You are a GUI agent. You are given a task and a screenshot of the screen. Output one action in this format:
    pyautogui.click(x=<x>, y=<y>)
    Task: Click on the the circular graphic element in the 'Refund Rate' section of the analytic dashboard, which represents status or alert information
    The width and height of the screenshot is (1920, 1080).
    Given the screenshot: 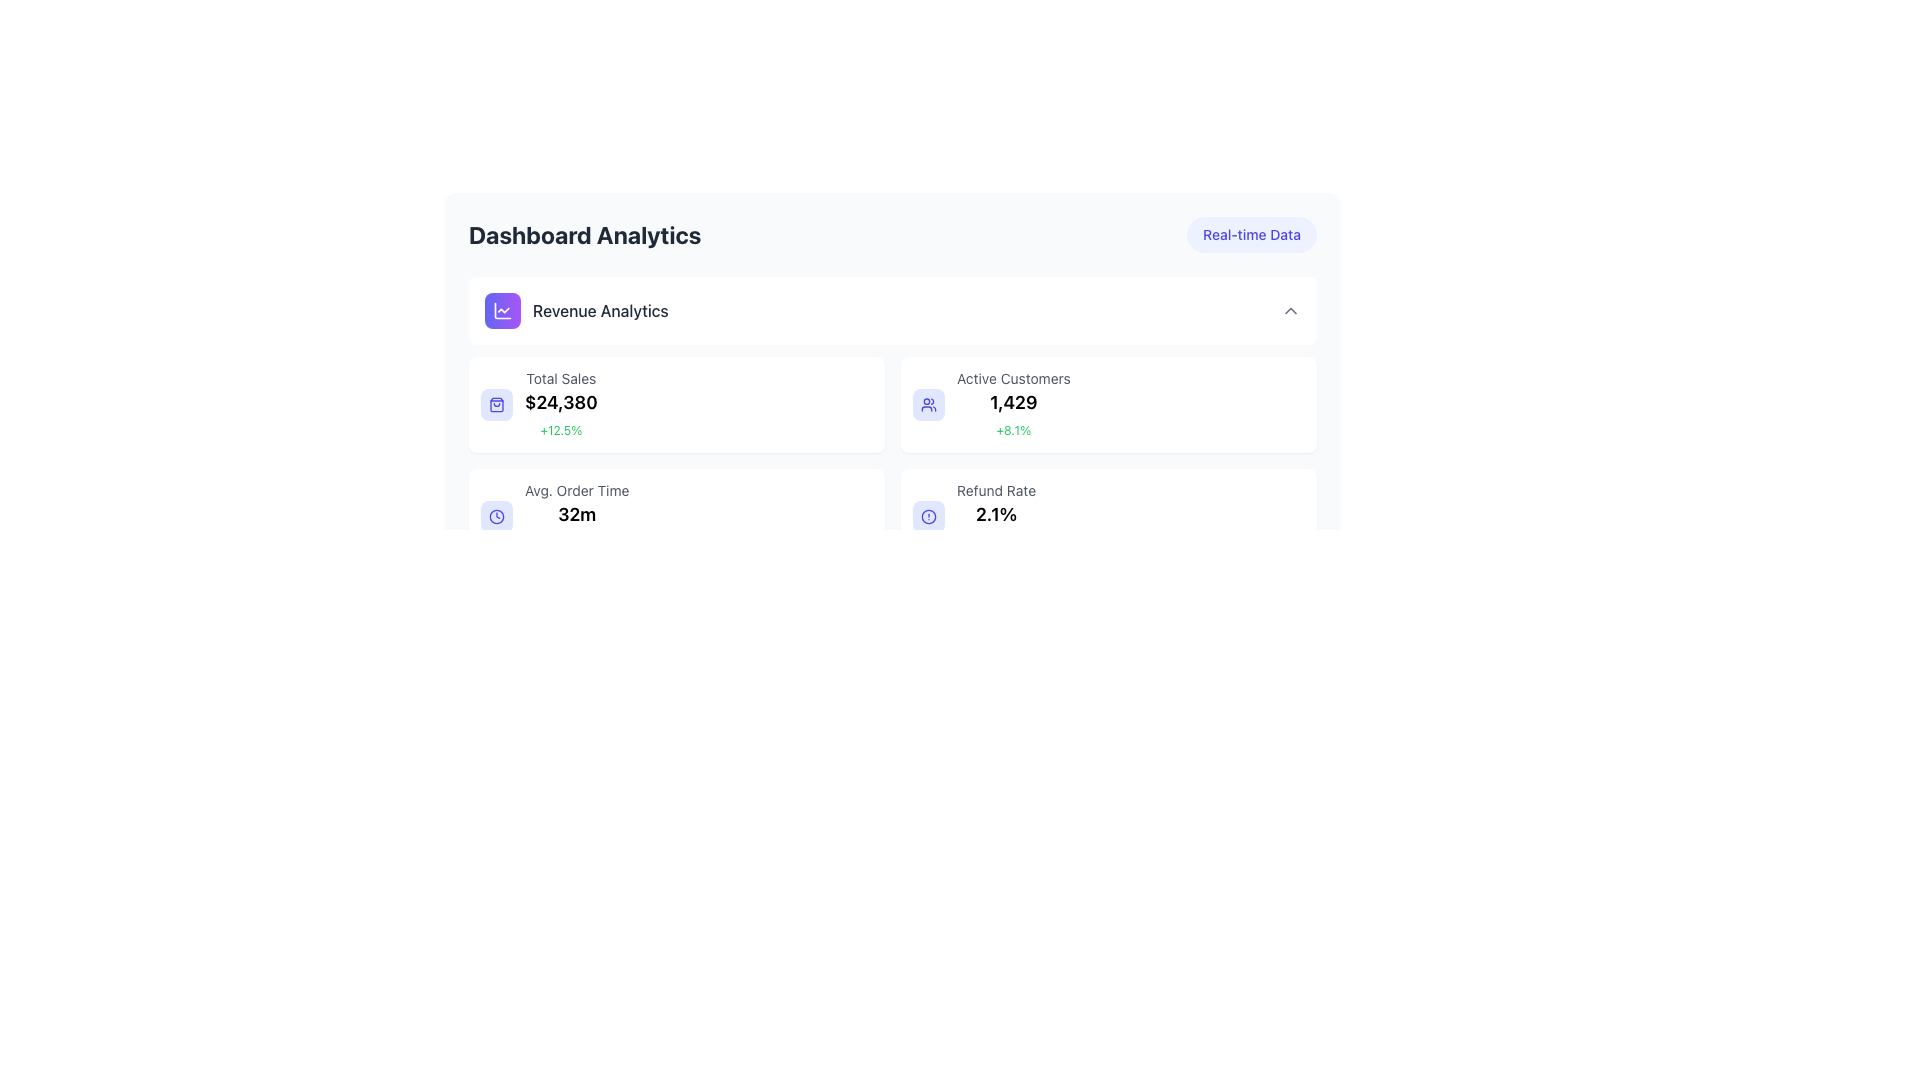 What is the action you would take?
    pyautogui.click(x=928, y=515)
    